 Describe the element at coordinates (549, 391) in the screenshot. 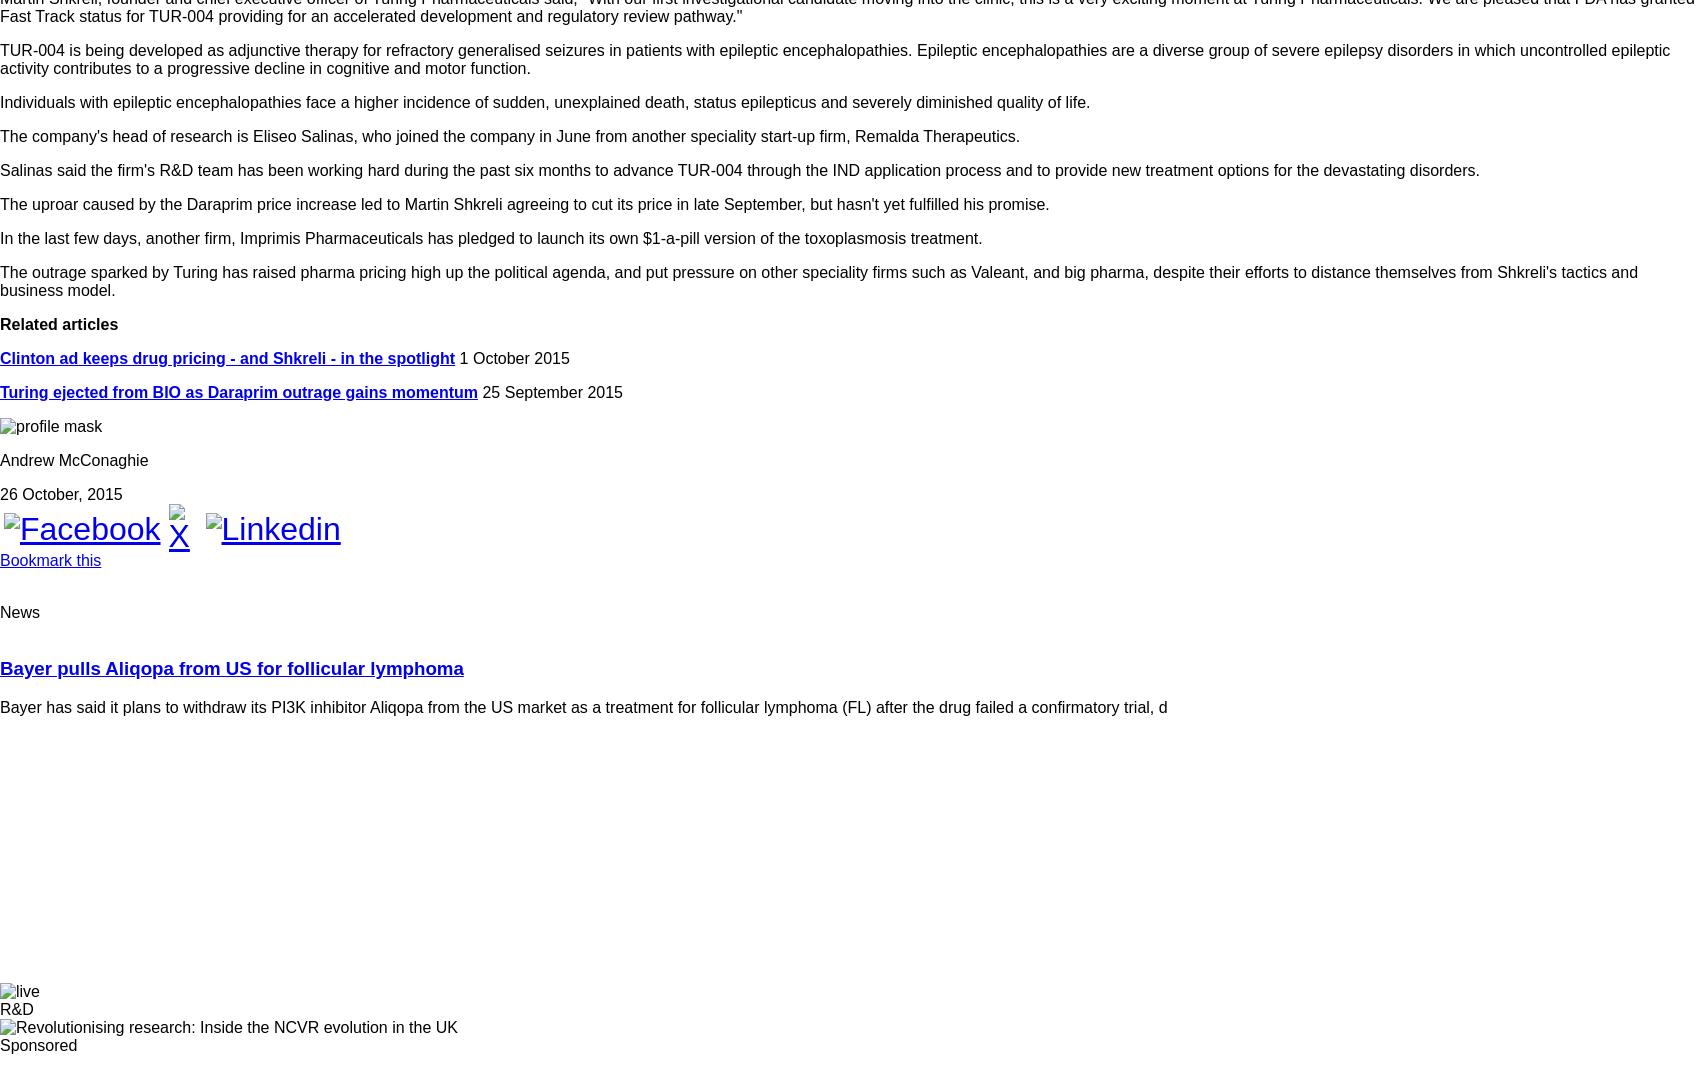

I see `'25 September 2015'` at that location.